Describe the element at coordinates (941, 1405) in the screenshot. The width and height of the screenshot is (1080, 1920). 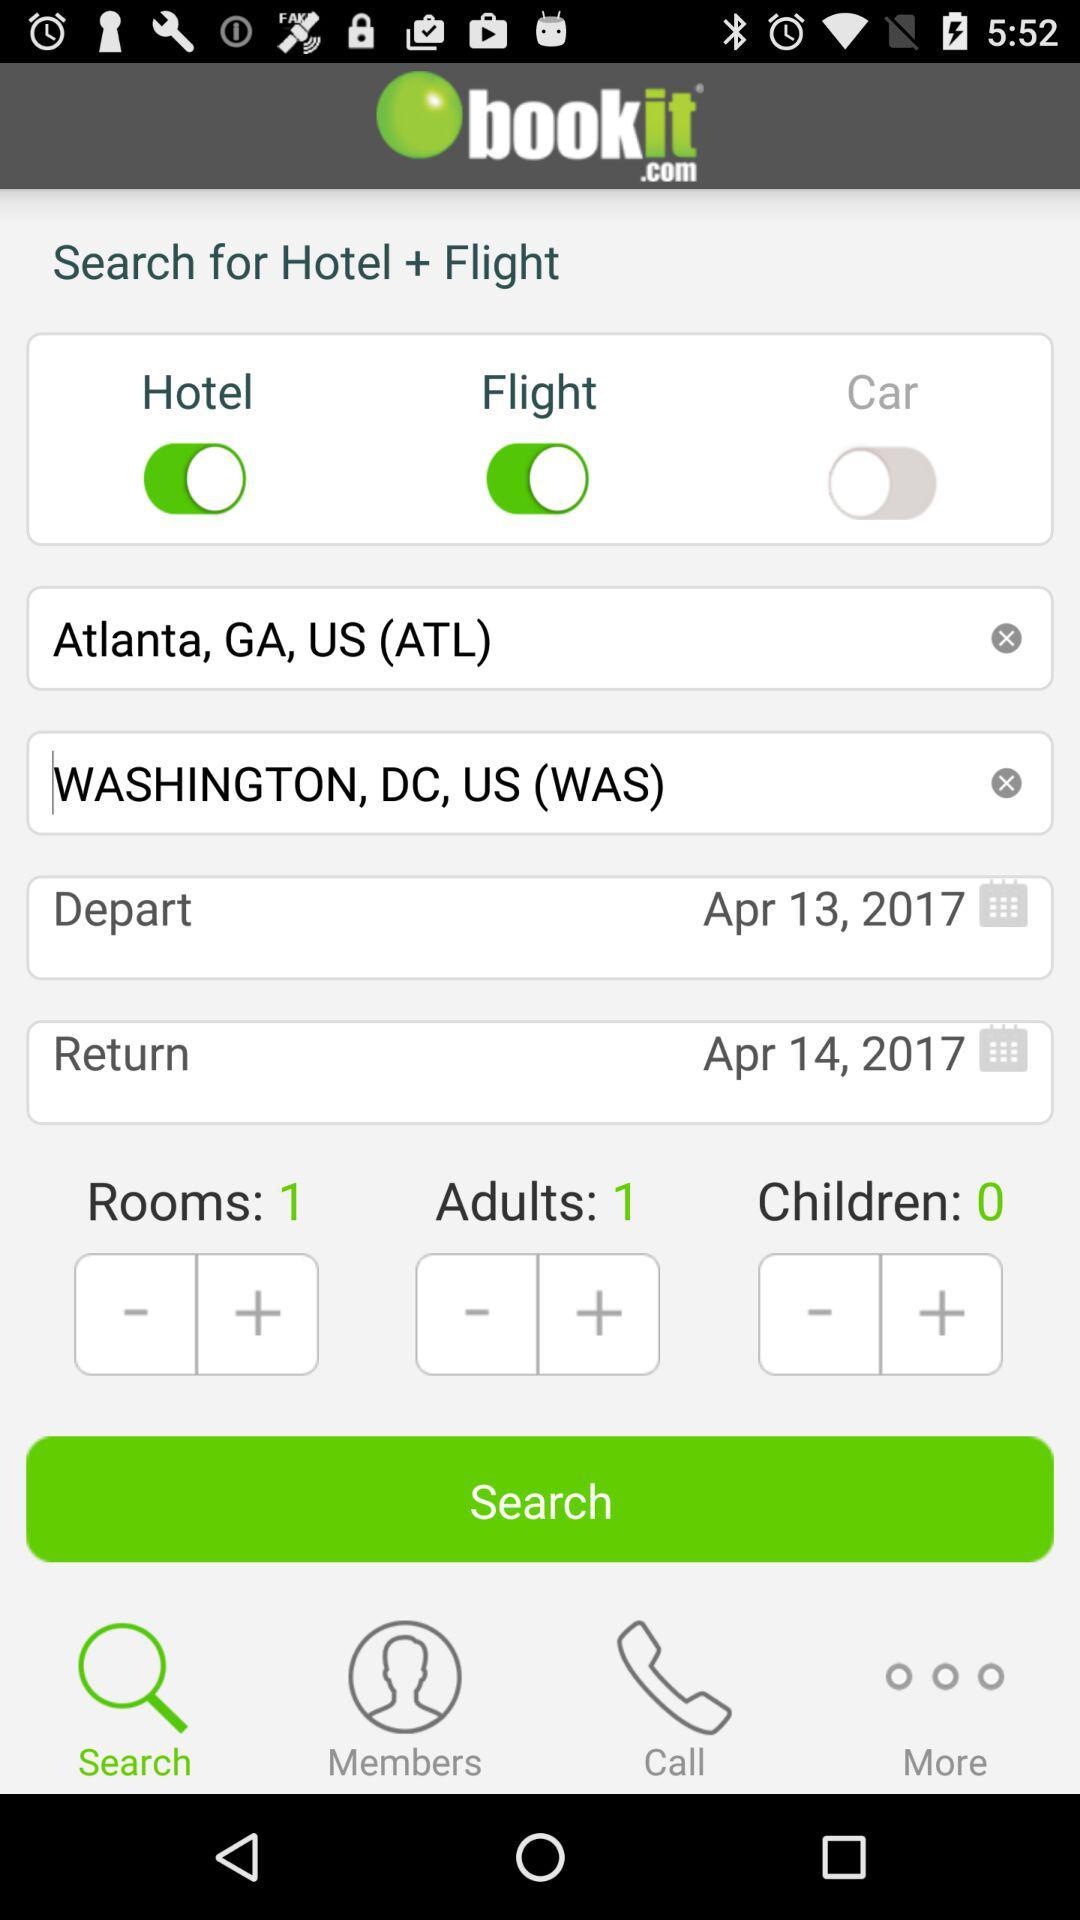
I see `the add icon` at that location.